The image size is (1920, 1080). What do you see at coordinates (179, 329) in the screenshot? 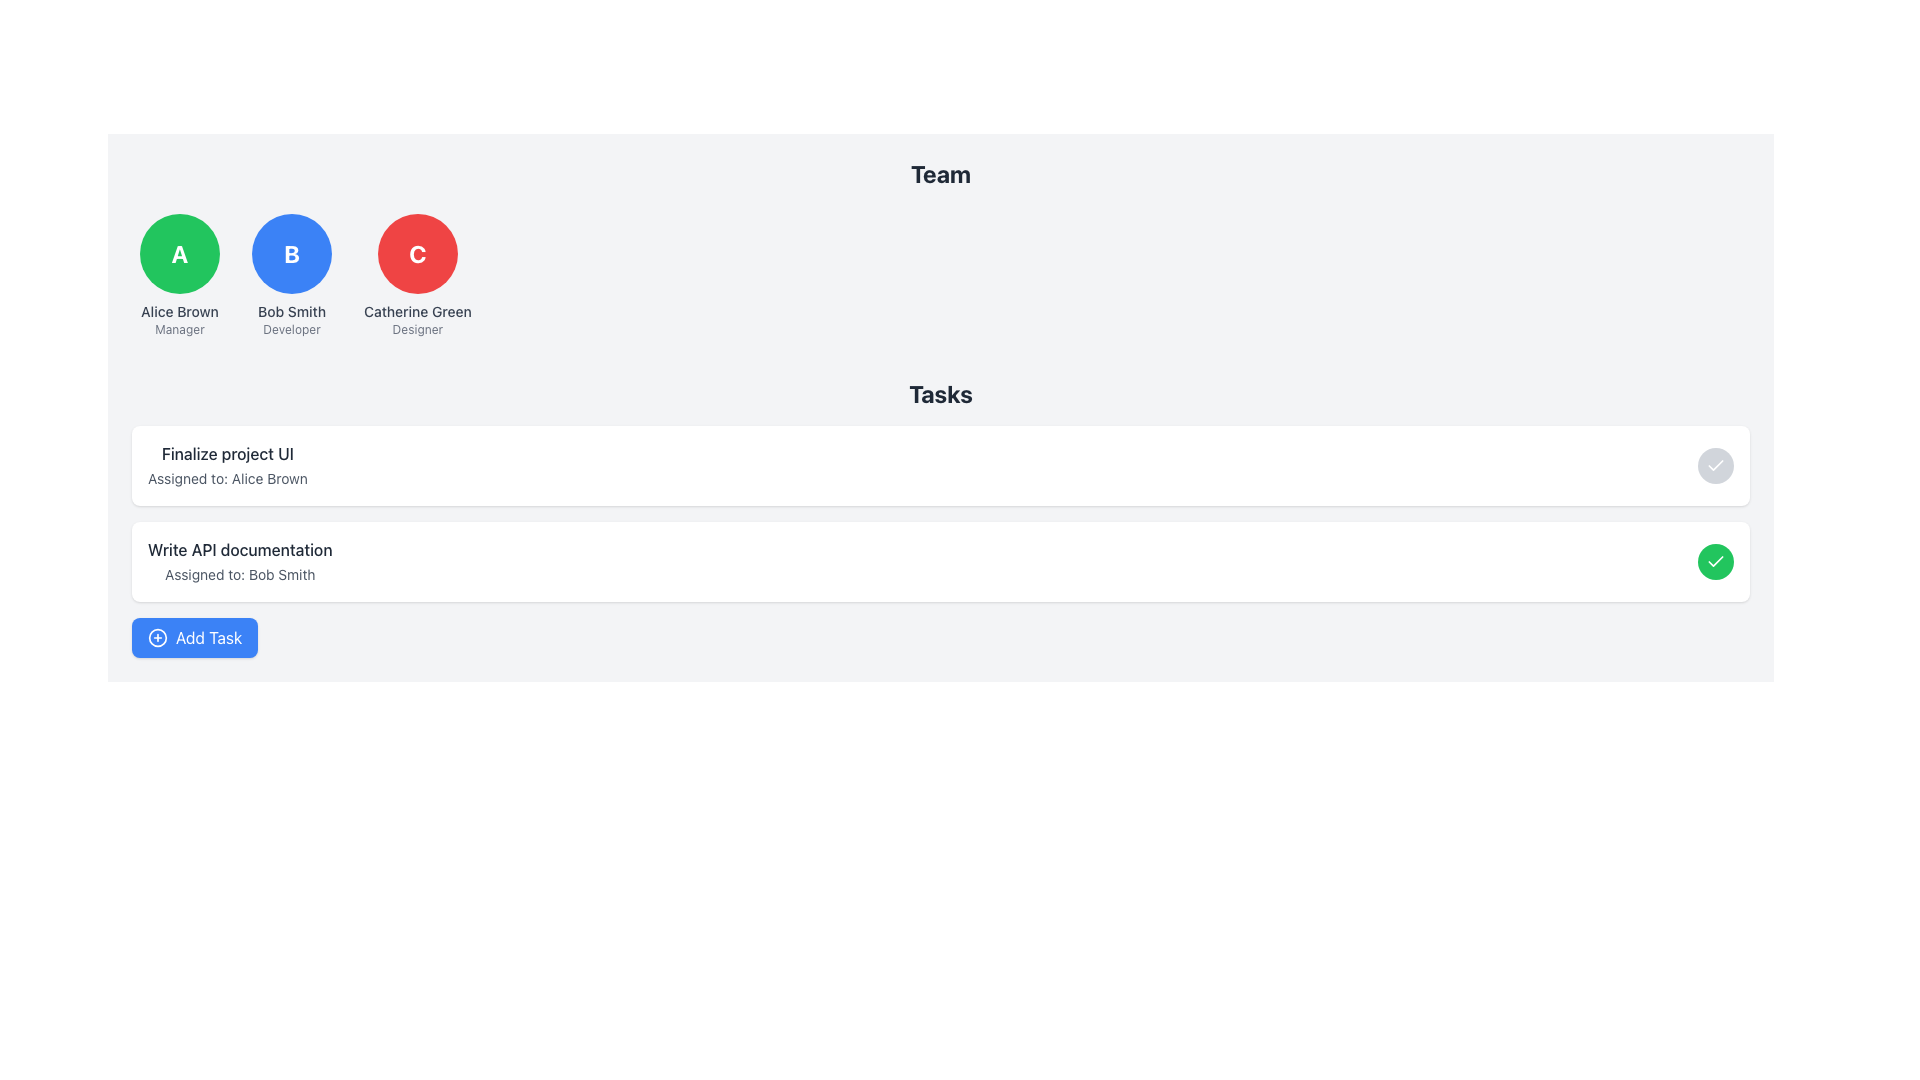
I see `the non-interactive text label indicating the job title associated with 'Alice Brown', located in her profile card under the 'Team' section` at bounding box center [179, 329].